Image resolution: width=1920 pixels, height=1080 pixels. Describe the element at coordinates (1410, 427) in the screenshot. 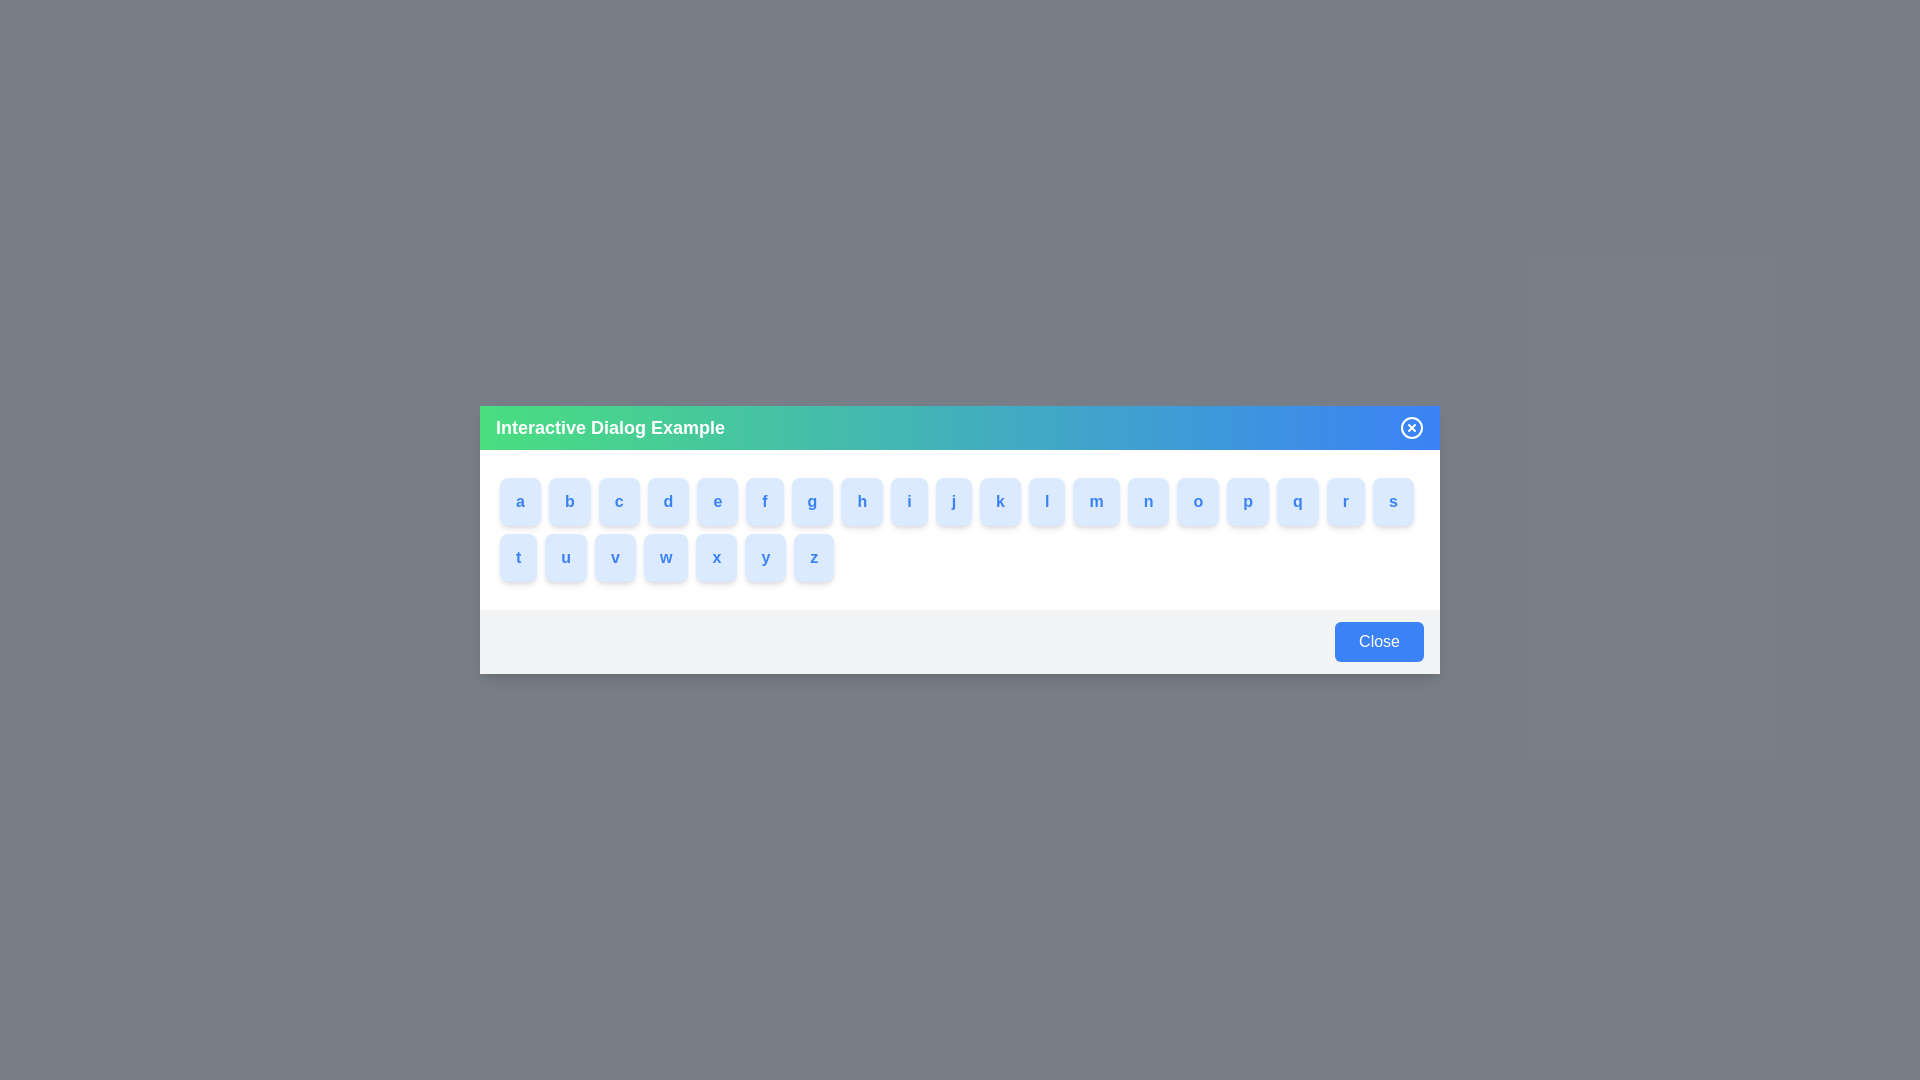

I see `the top-right close button to close the dialog` at that location.